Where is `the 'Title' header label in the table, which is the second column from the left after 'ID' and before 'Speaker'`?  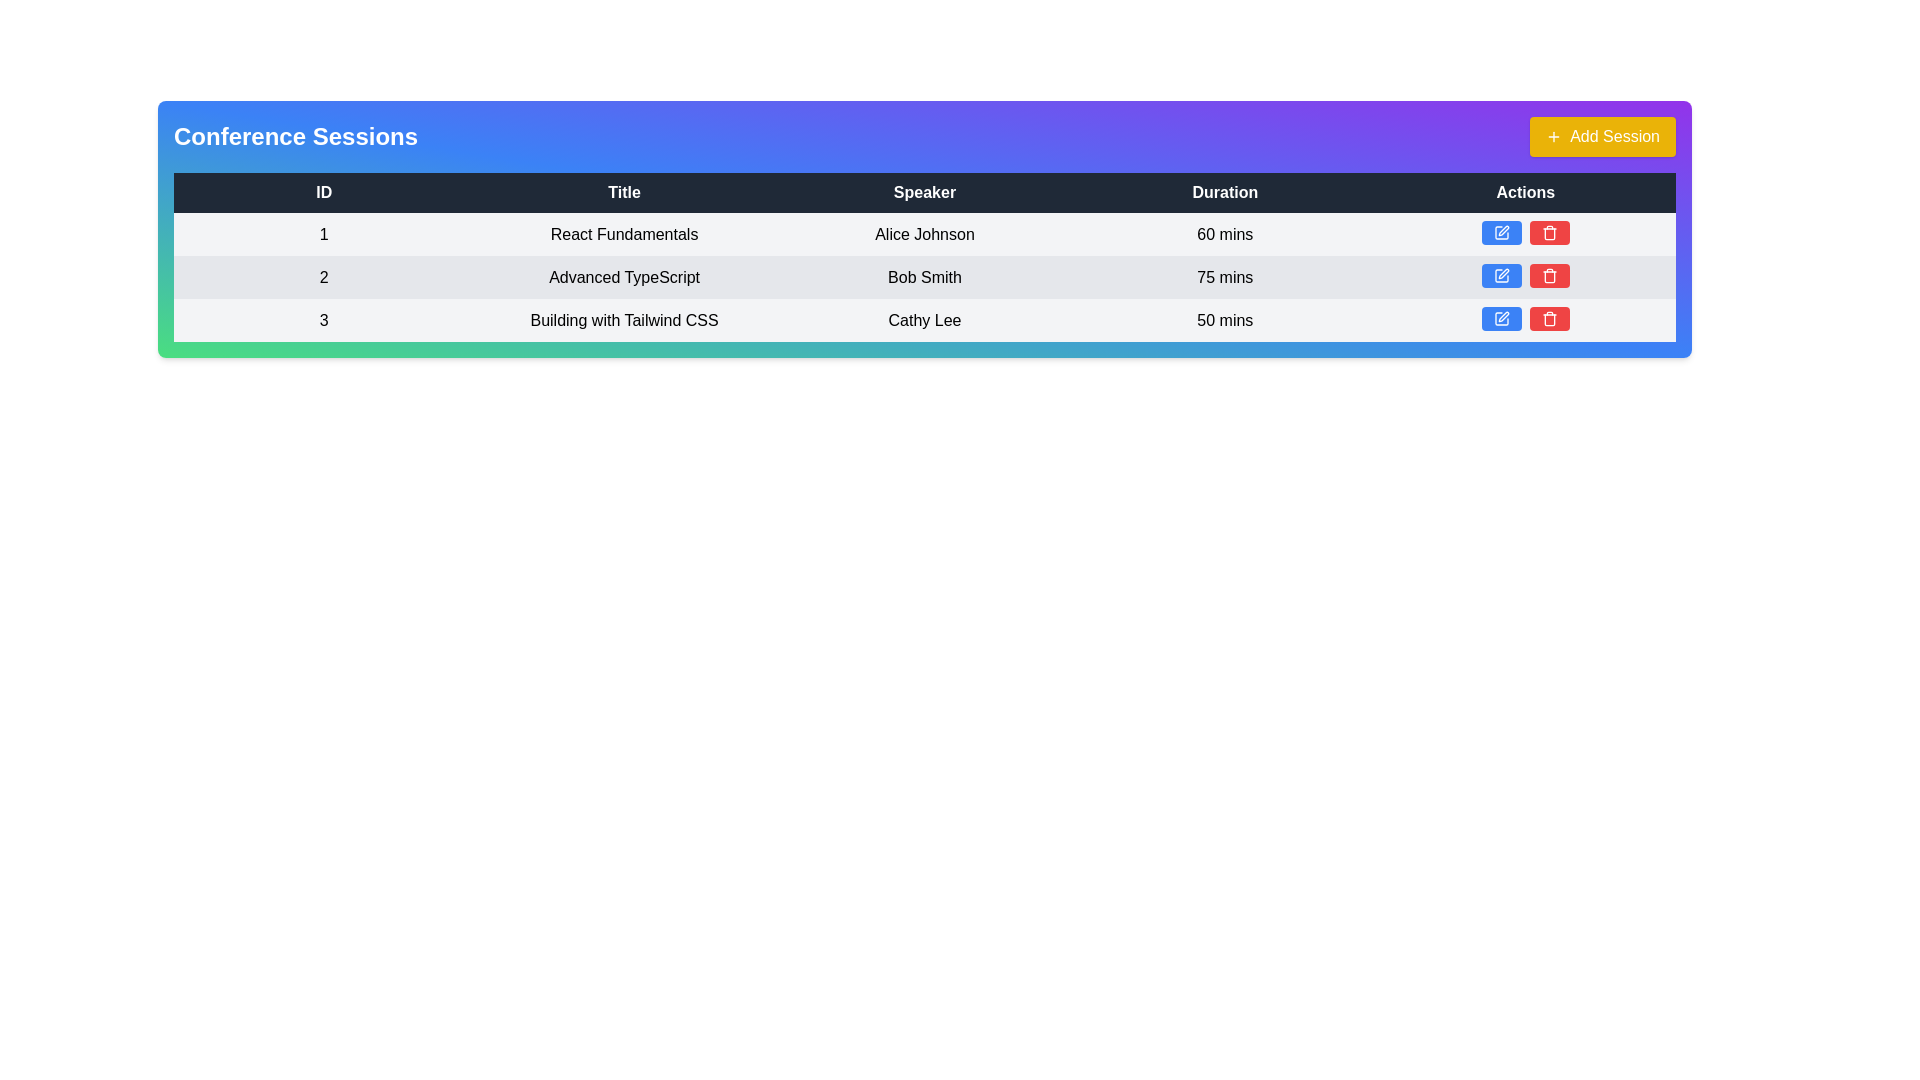 the 'Title' header label in the table, which is the second column from the left after 'ID' and before 'Speaker' is located at coordinates (623, 192).